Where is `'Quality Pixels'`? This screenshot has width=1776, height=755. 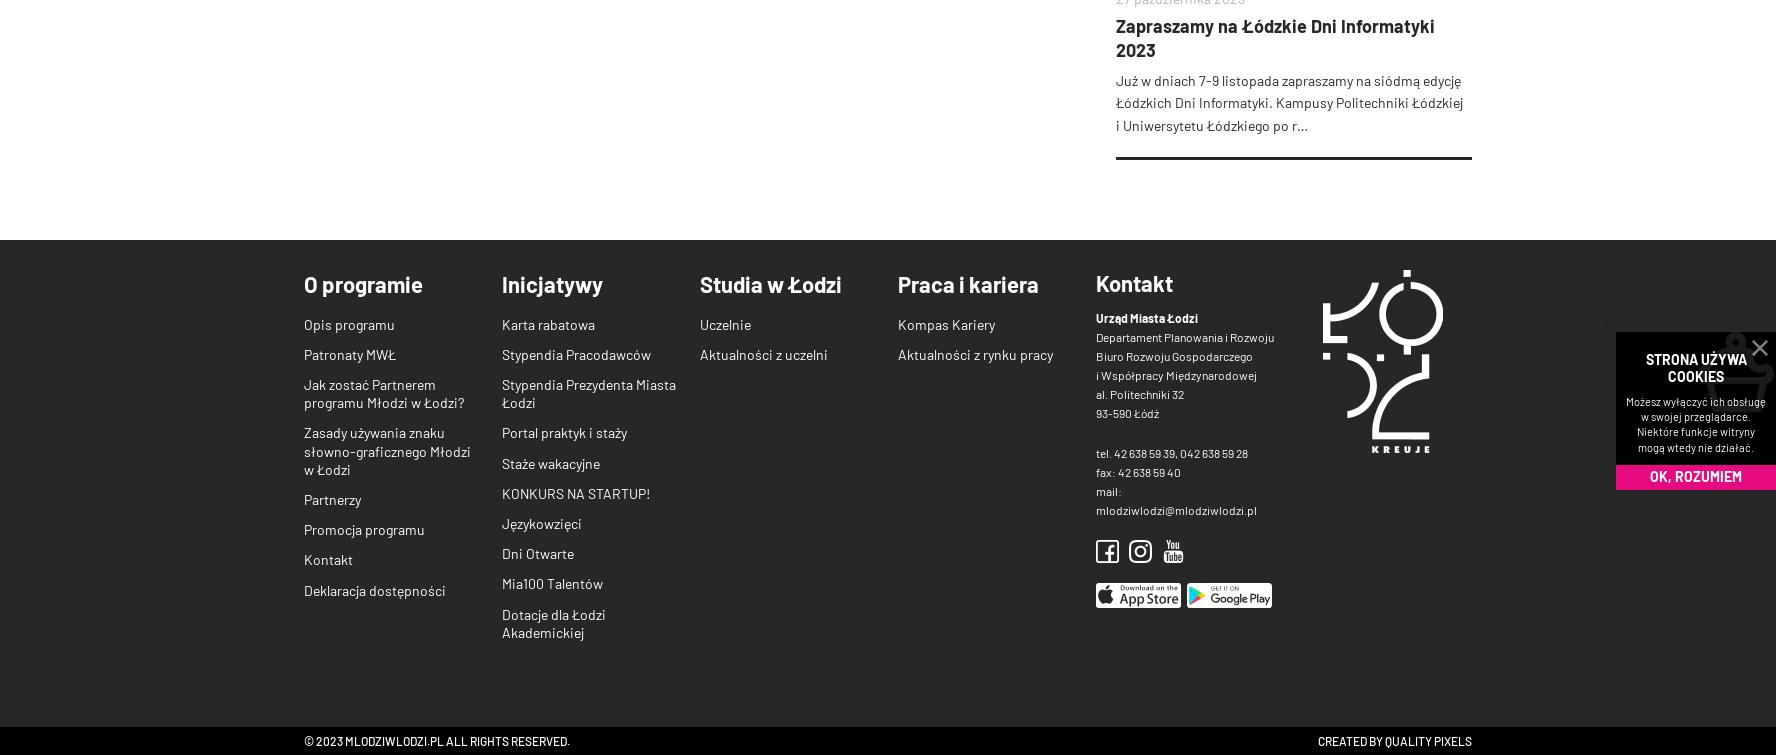 'Quality Pixels' is located at coordinates (1383, 738).